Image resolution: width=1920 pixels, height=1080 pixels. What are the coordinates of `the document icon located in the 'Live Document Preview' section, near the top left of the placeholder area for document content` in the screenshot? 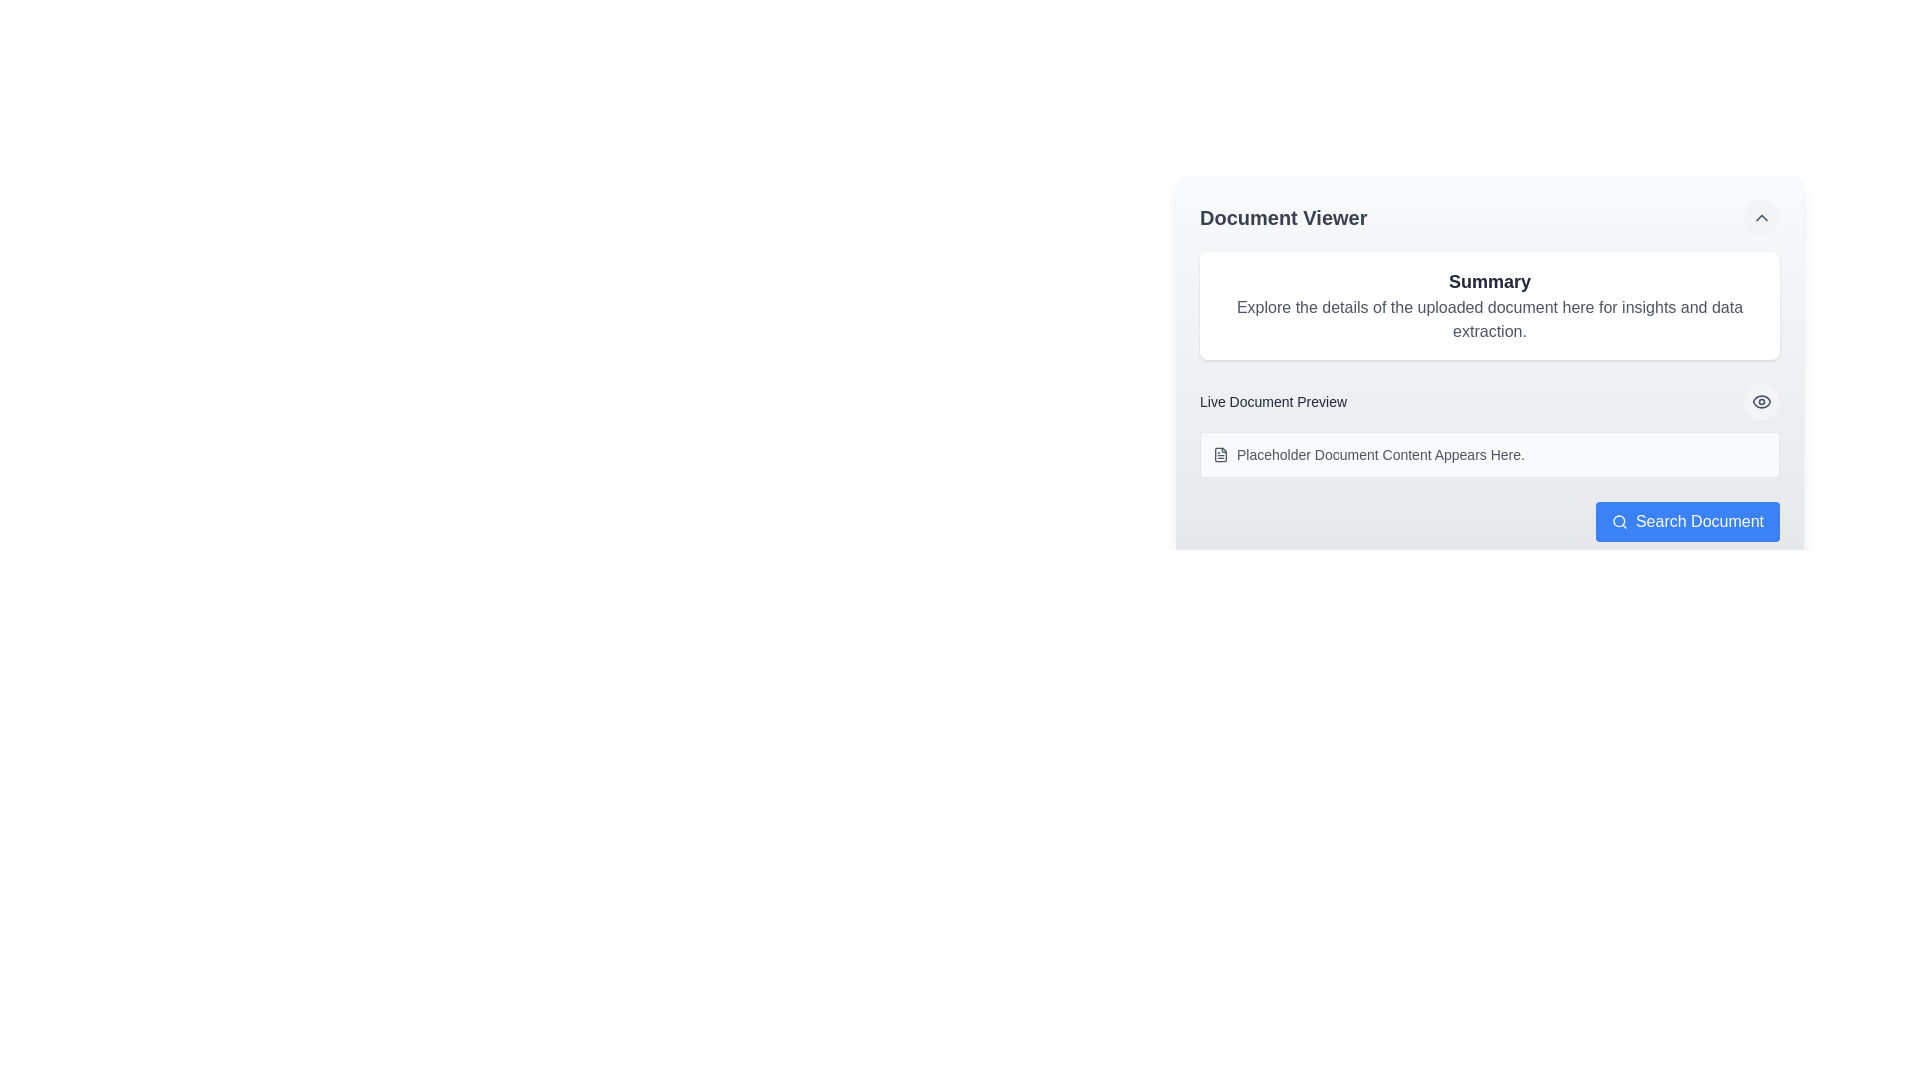 It's located at (1219, 455).